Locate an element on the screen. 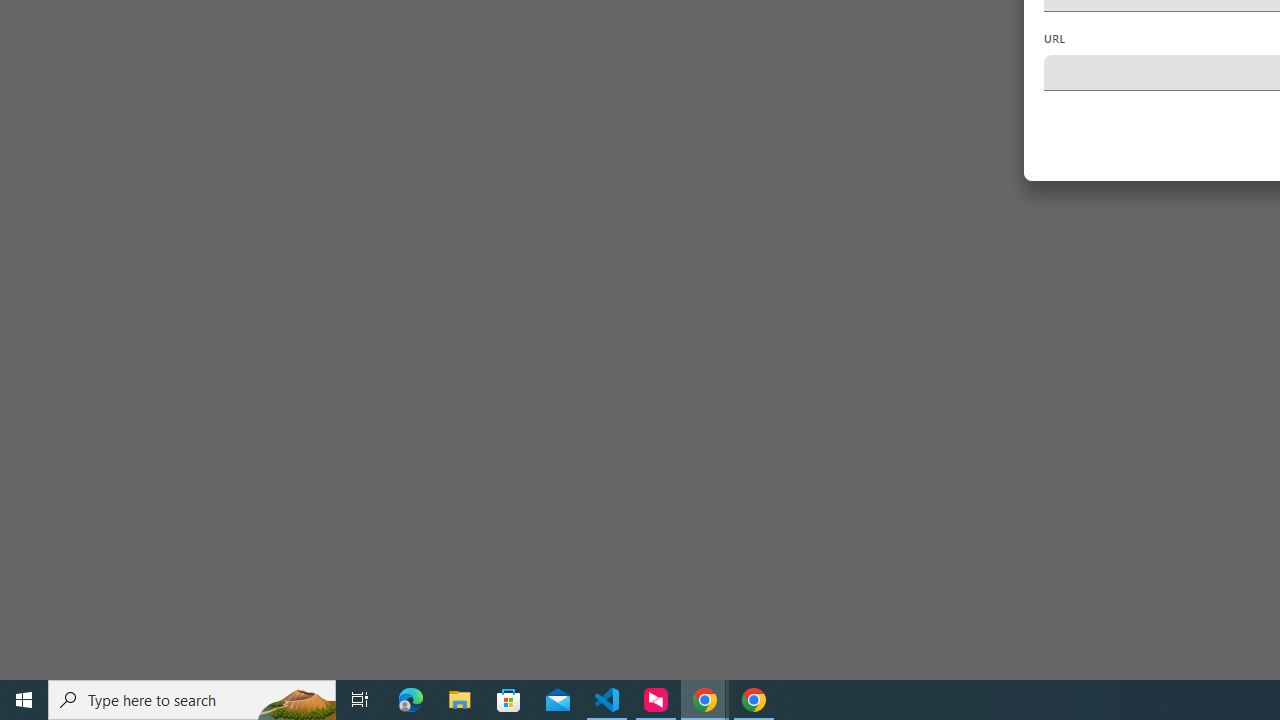  'Microsoft Store' is located at coordinates (509, 698).